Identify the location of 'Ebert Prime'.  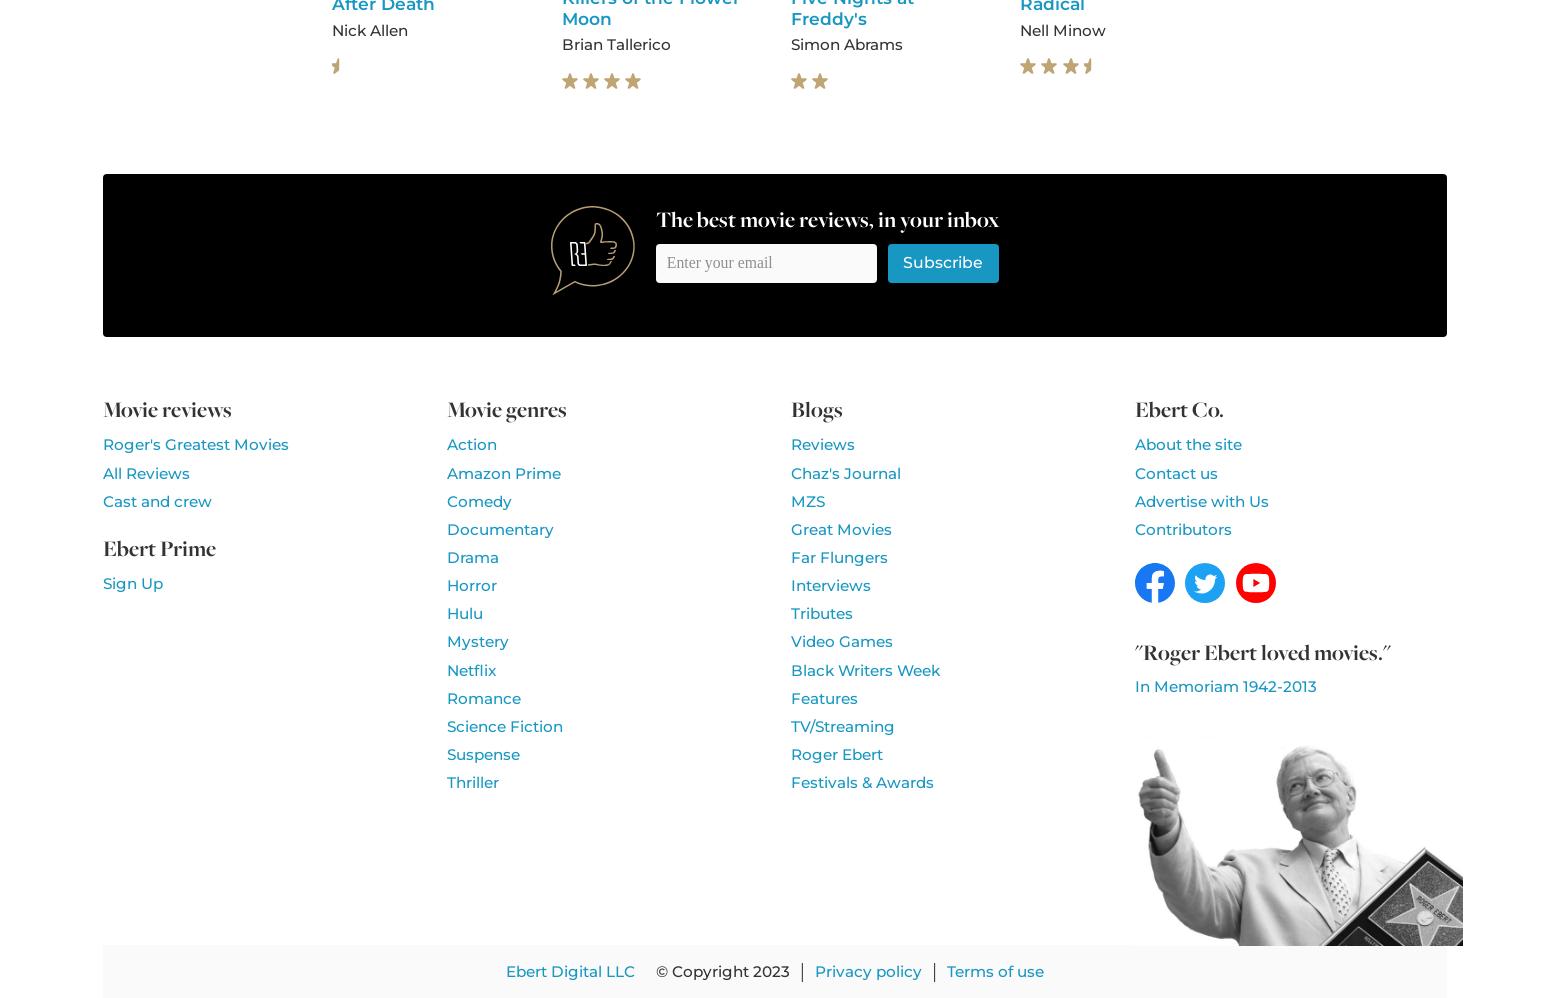
(158, 547).